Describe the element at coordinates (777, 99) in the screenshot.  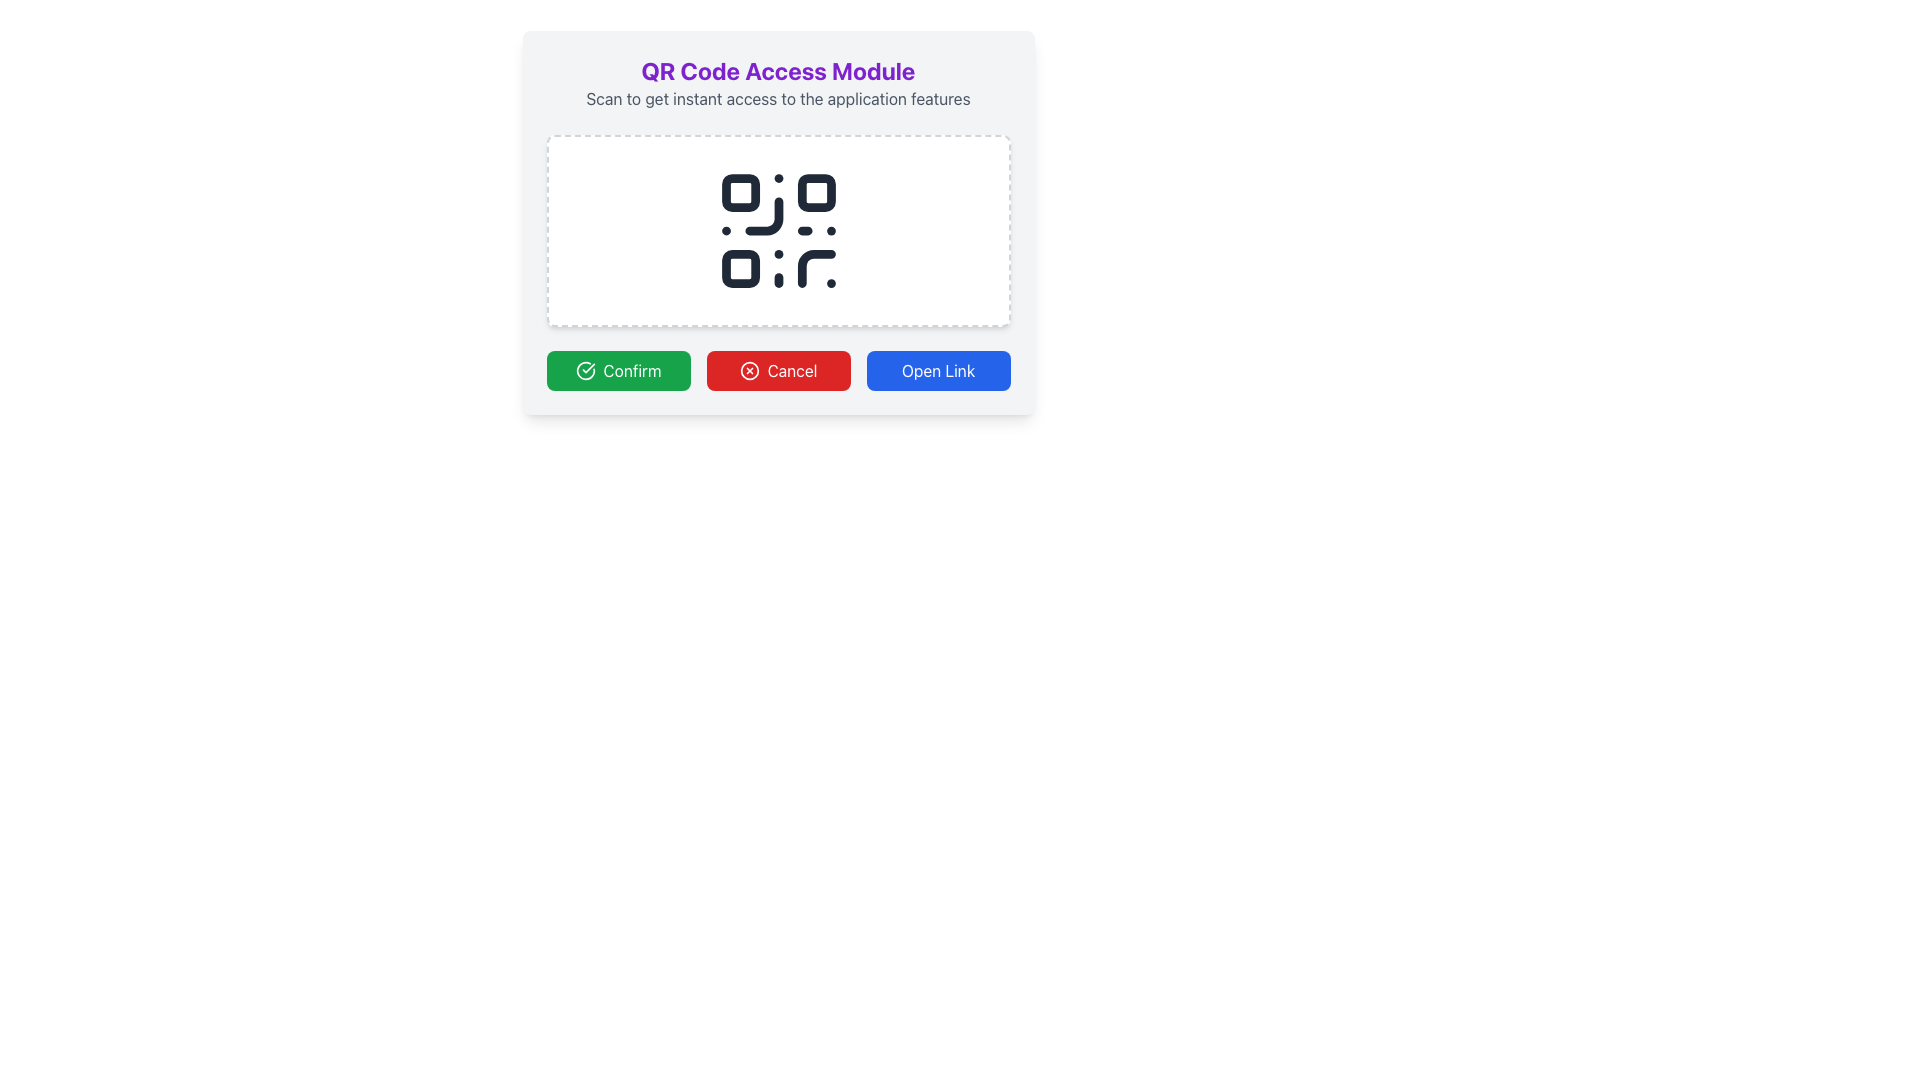
I see `the static text label that provides context about the QR code functionality, located between the header 'QR Code Access Module' and the QR code frame` at that location.